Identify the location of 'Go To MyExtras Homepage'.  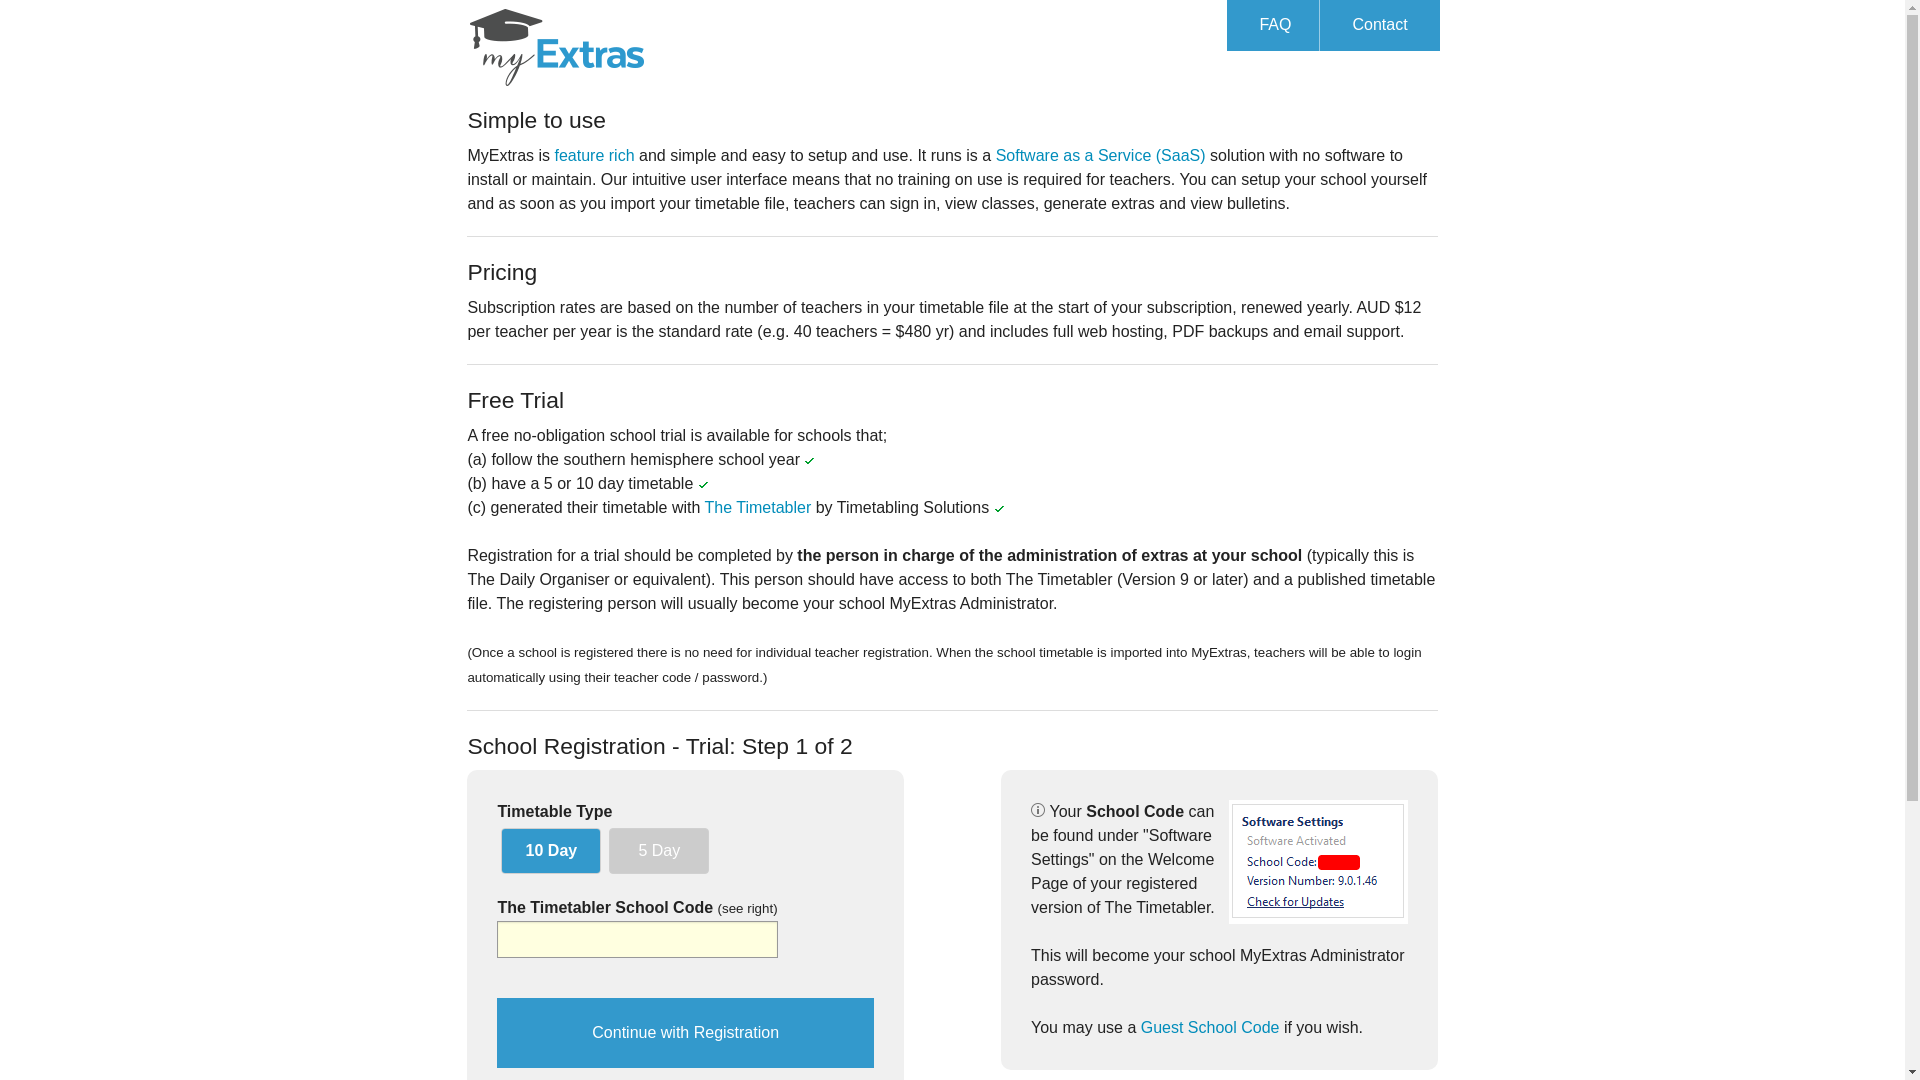
(556, 44).